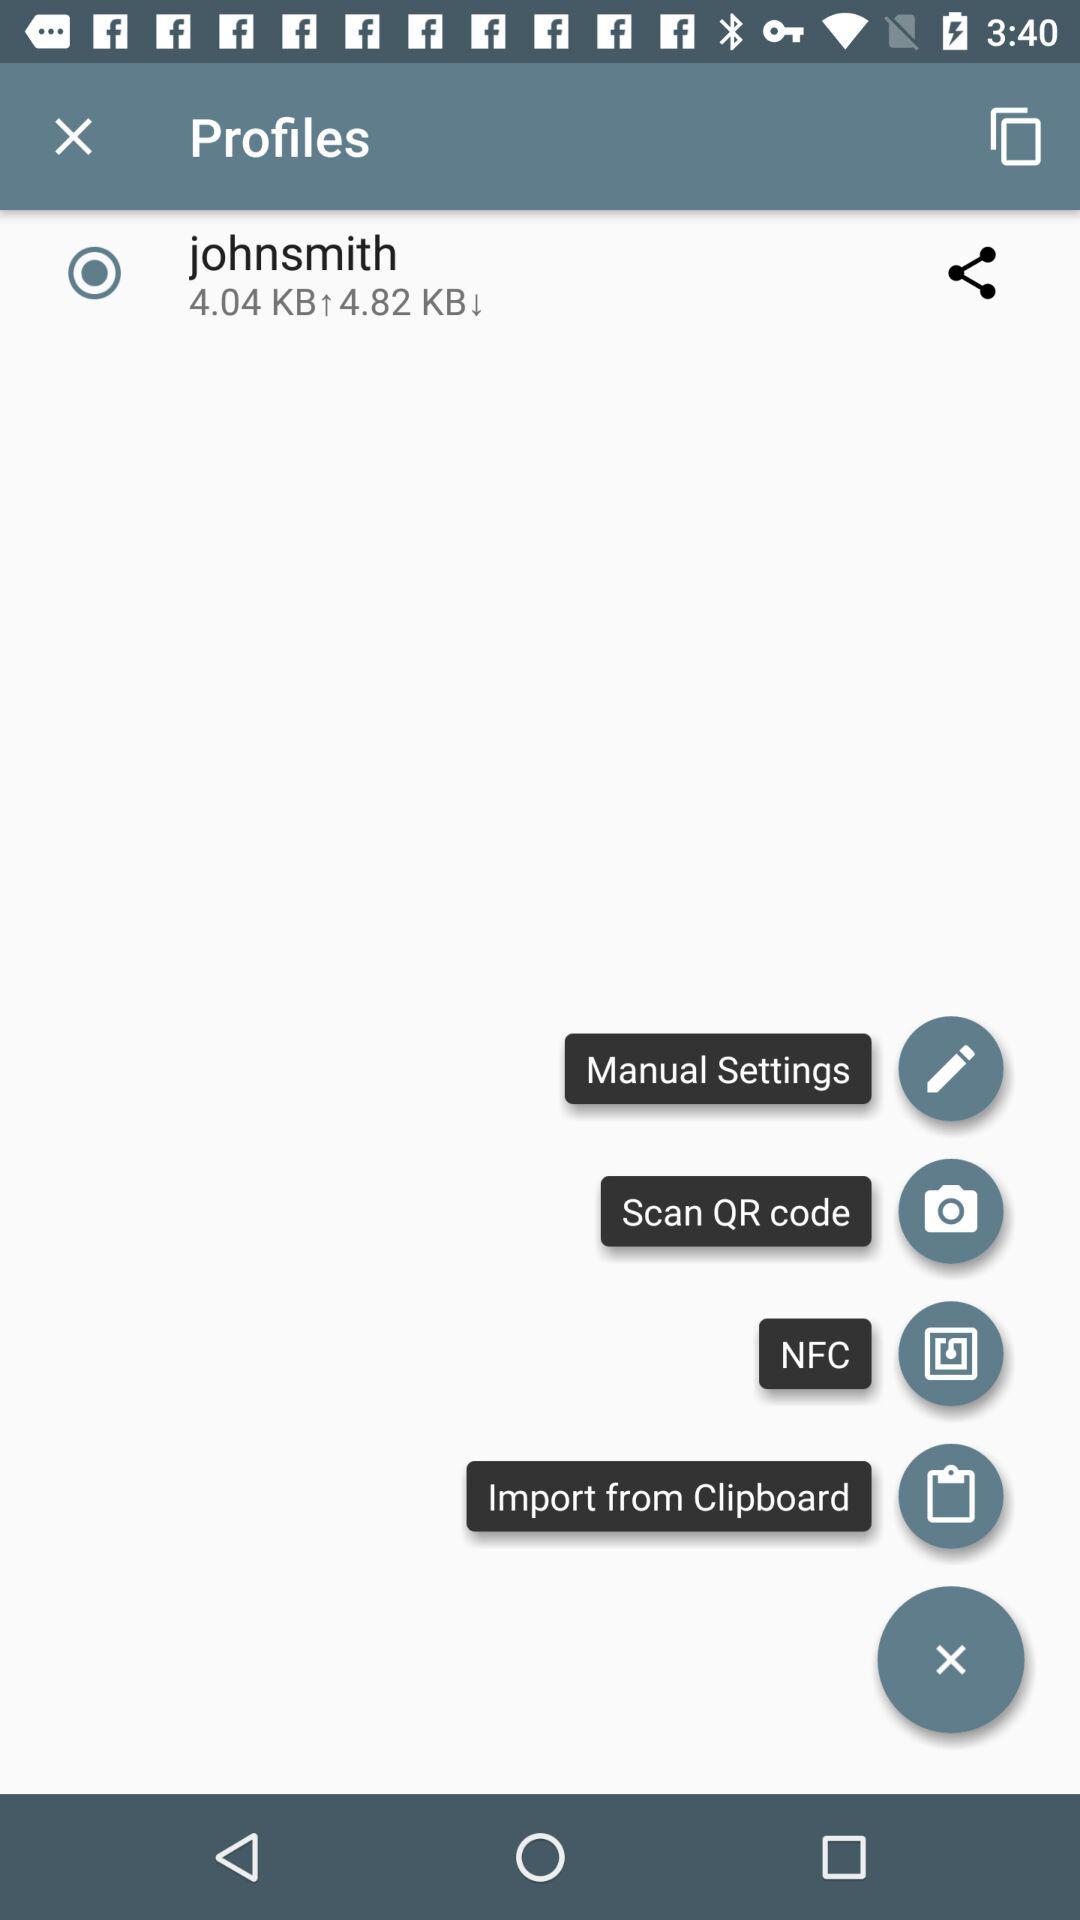 The width and height of the screenshot is (1080, 1920). Describe the element at coordinates (668, 1496) in the screenshot. I see `the import from clipboard item` at that location.